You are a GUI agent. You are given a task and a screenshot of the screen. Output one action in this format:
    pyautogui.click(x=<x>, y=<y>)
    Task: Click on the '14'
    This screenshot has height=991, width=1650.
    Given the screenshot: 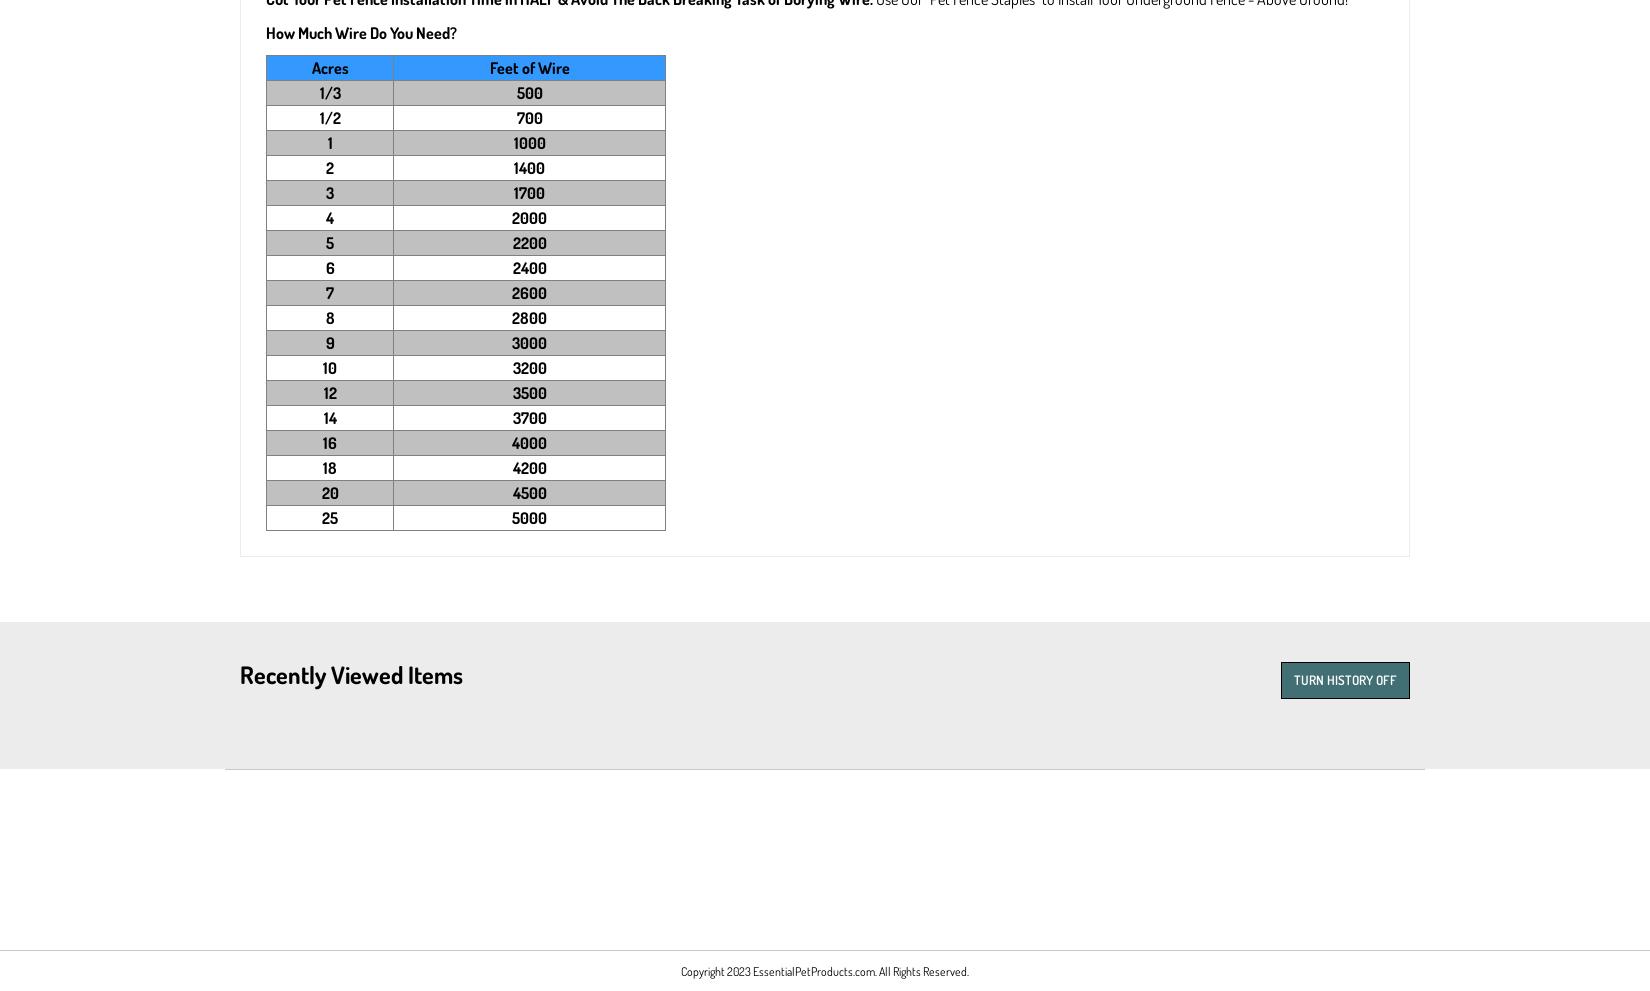 What is the action you would take?
    pyautogui.click(x=329, y=418)
    